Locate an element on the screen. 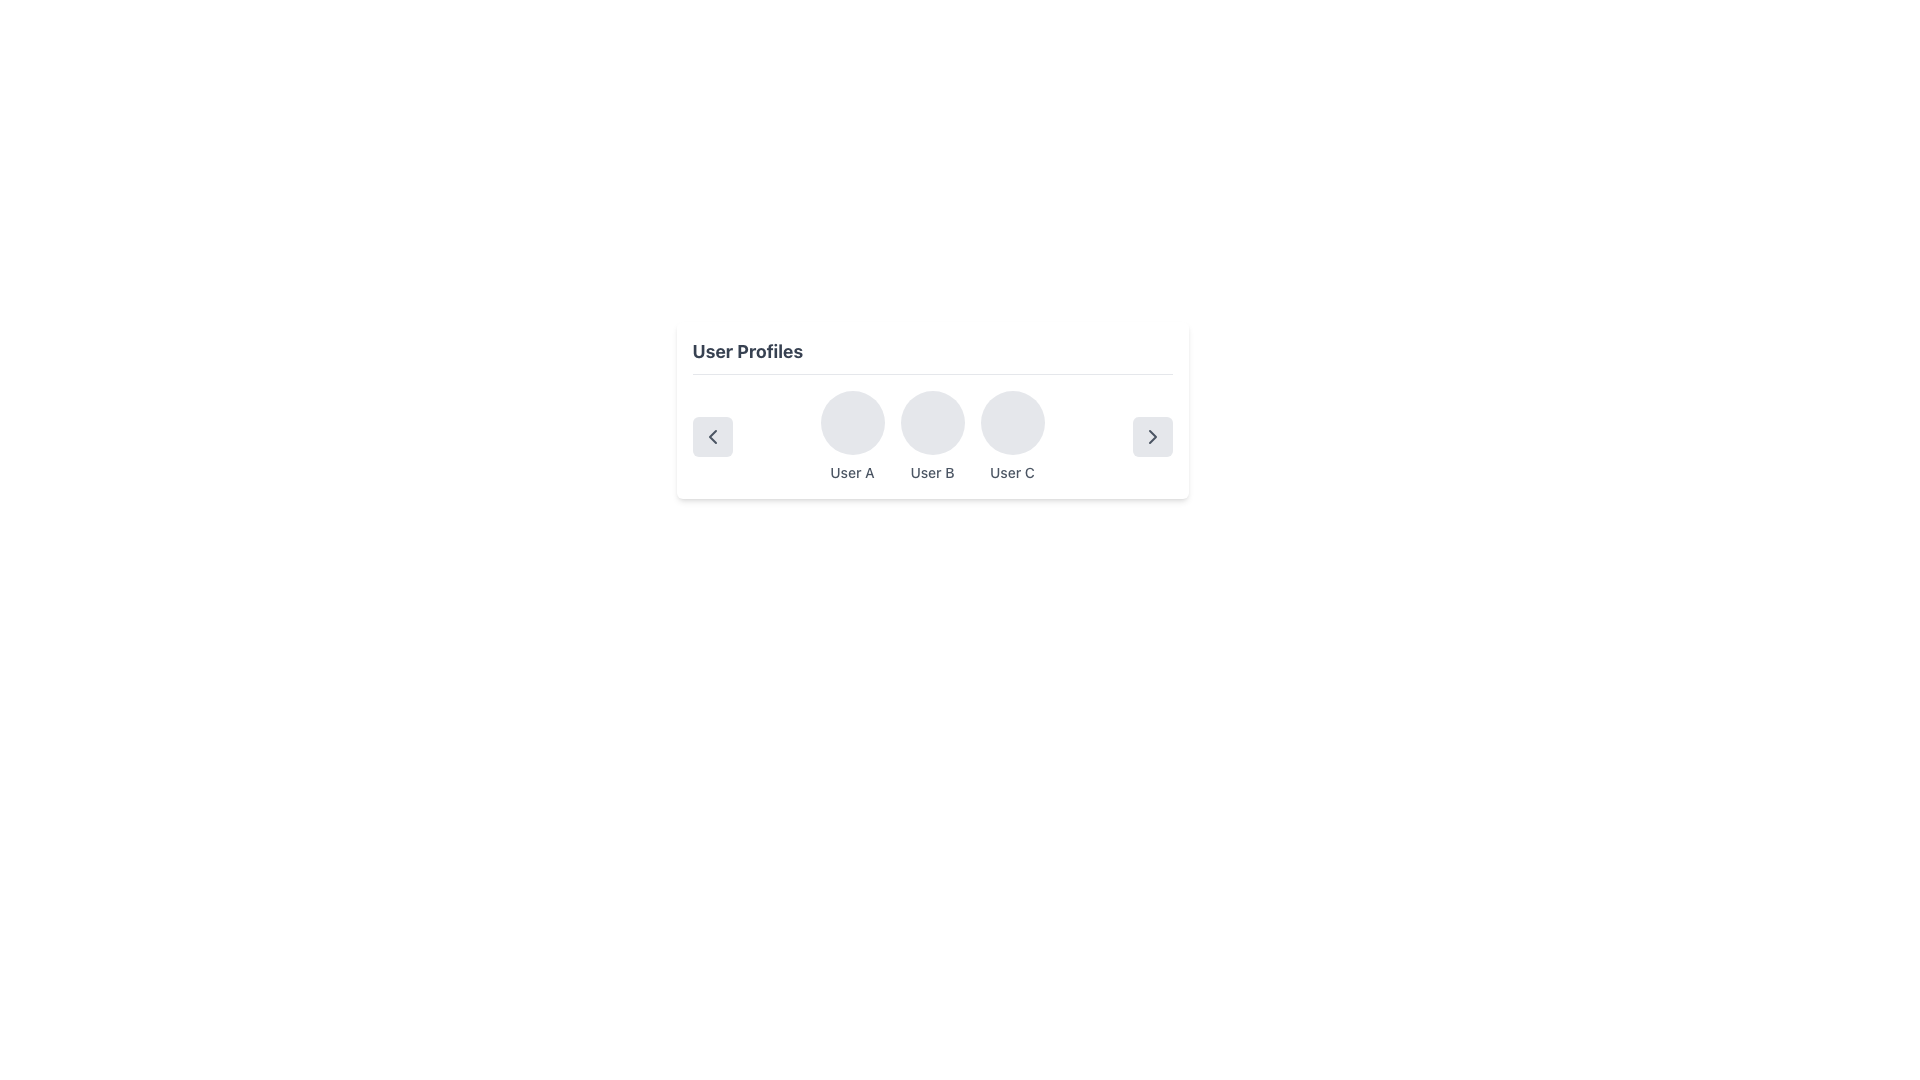 The height and width of the screenshot is (1080, 1920). the navigational button located on the far left of the horizontal row displaying user profiles is located at coordinates (712, 435).